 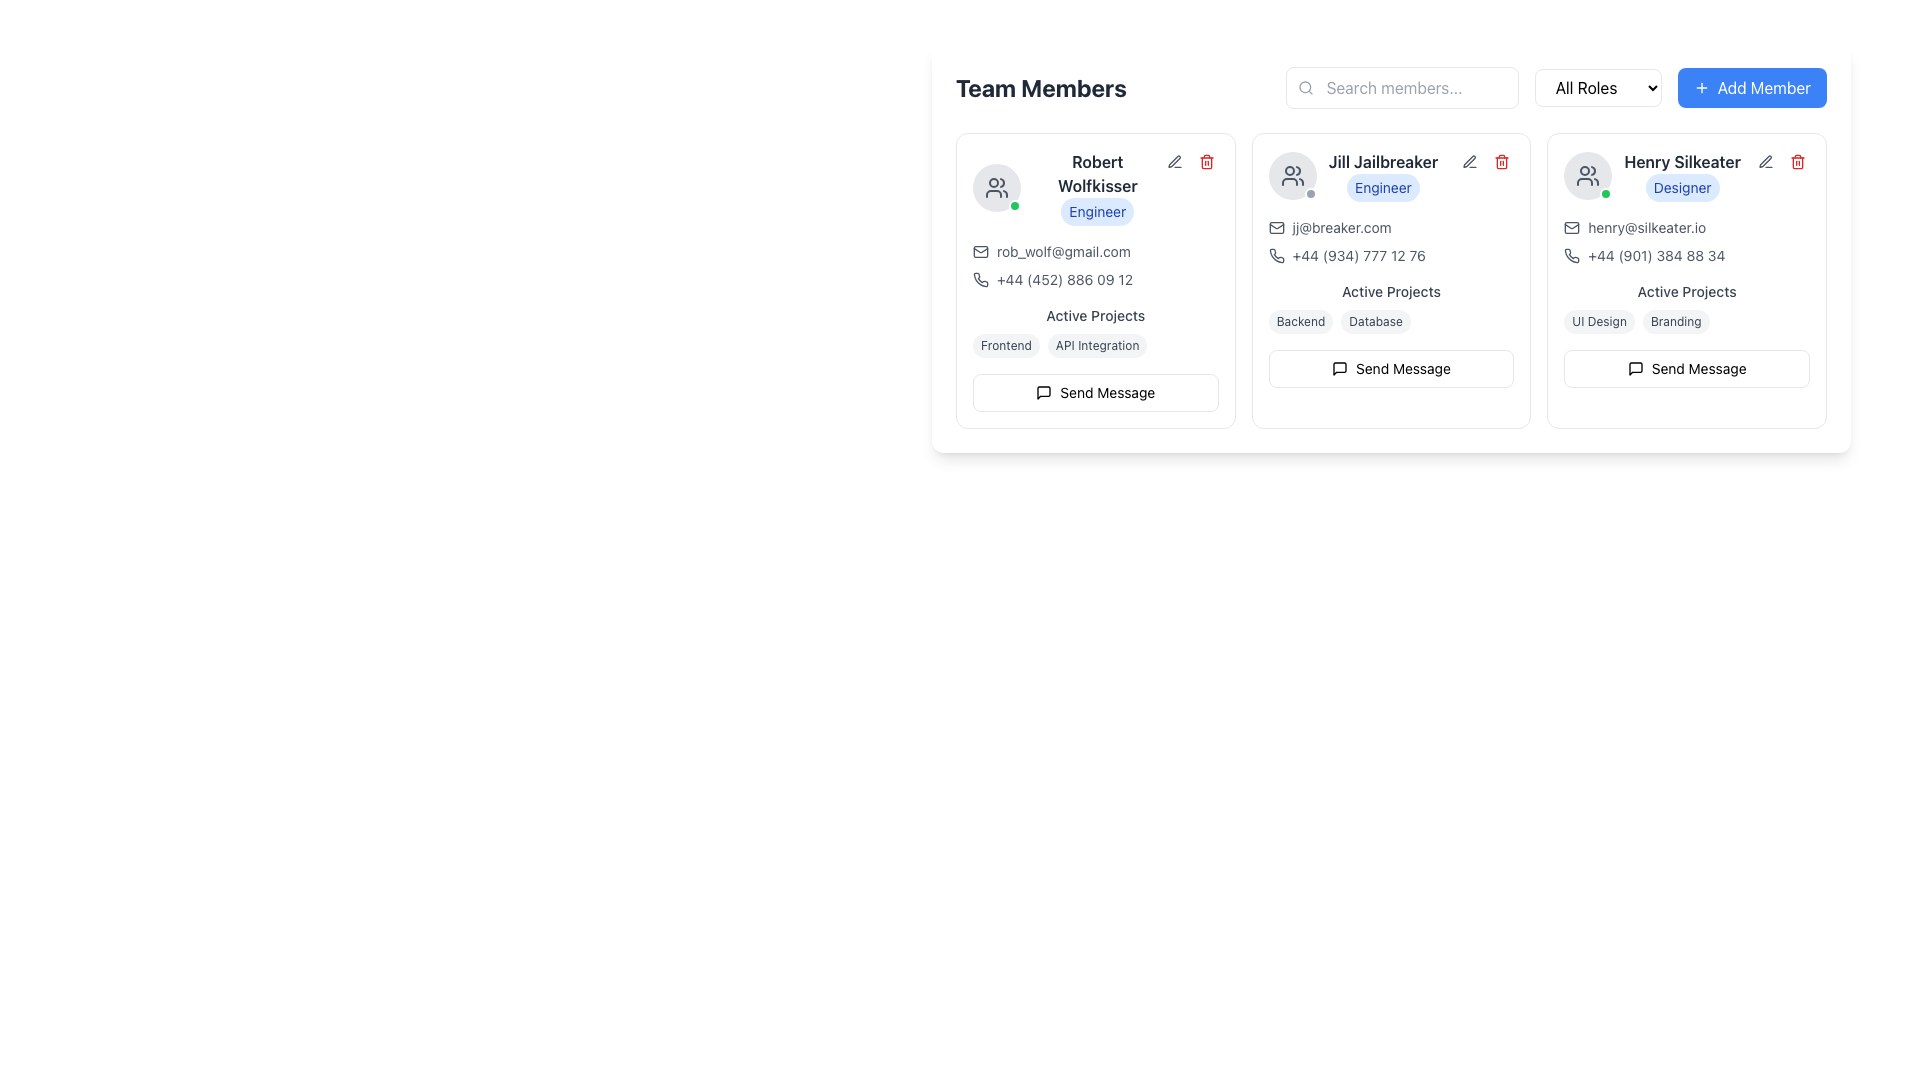 I want to click on the edit button located in the action buttons group for 'Jill Jailbreaker', so click(x=1469, y=161).